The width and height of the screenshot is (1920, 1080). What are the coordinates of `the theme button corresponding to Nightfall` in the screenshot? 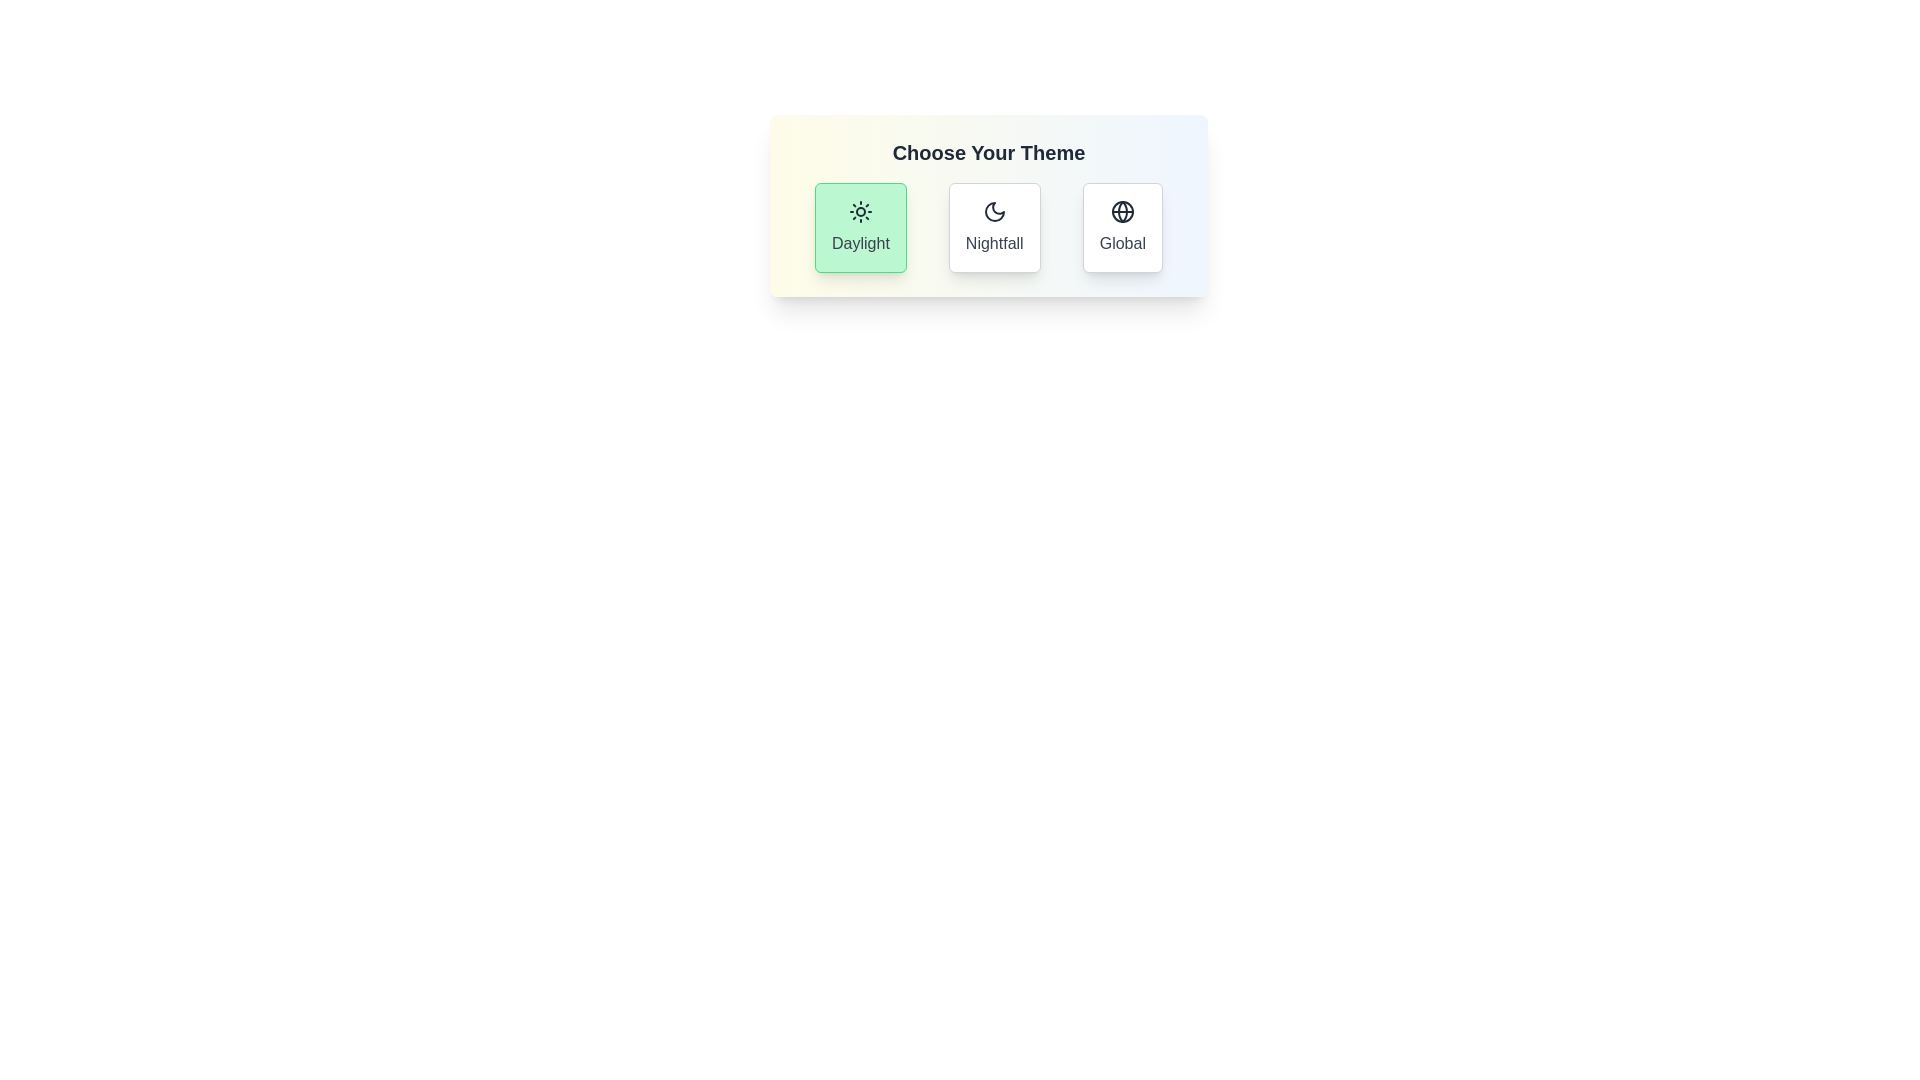 It's located at (994, 226).